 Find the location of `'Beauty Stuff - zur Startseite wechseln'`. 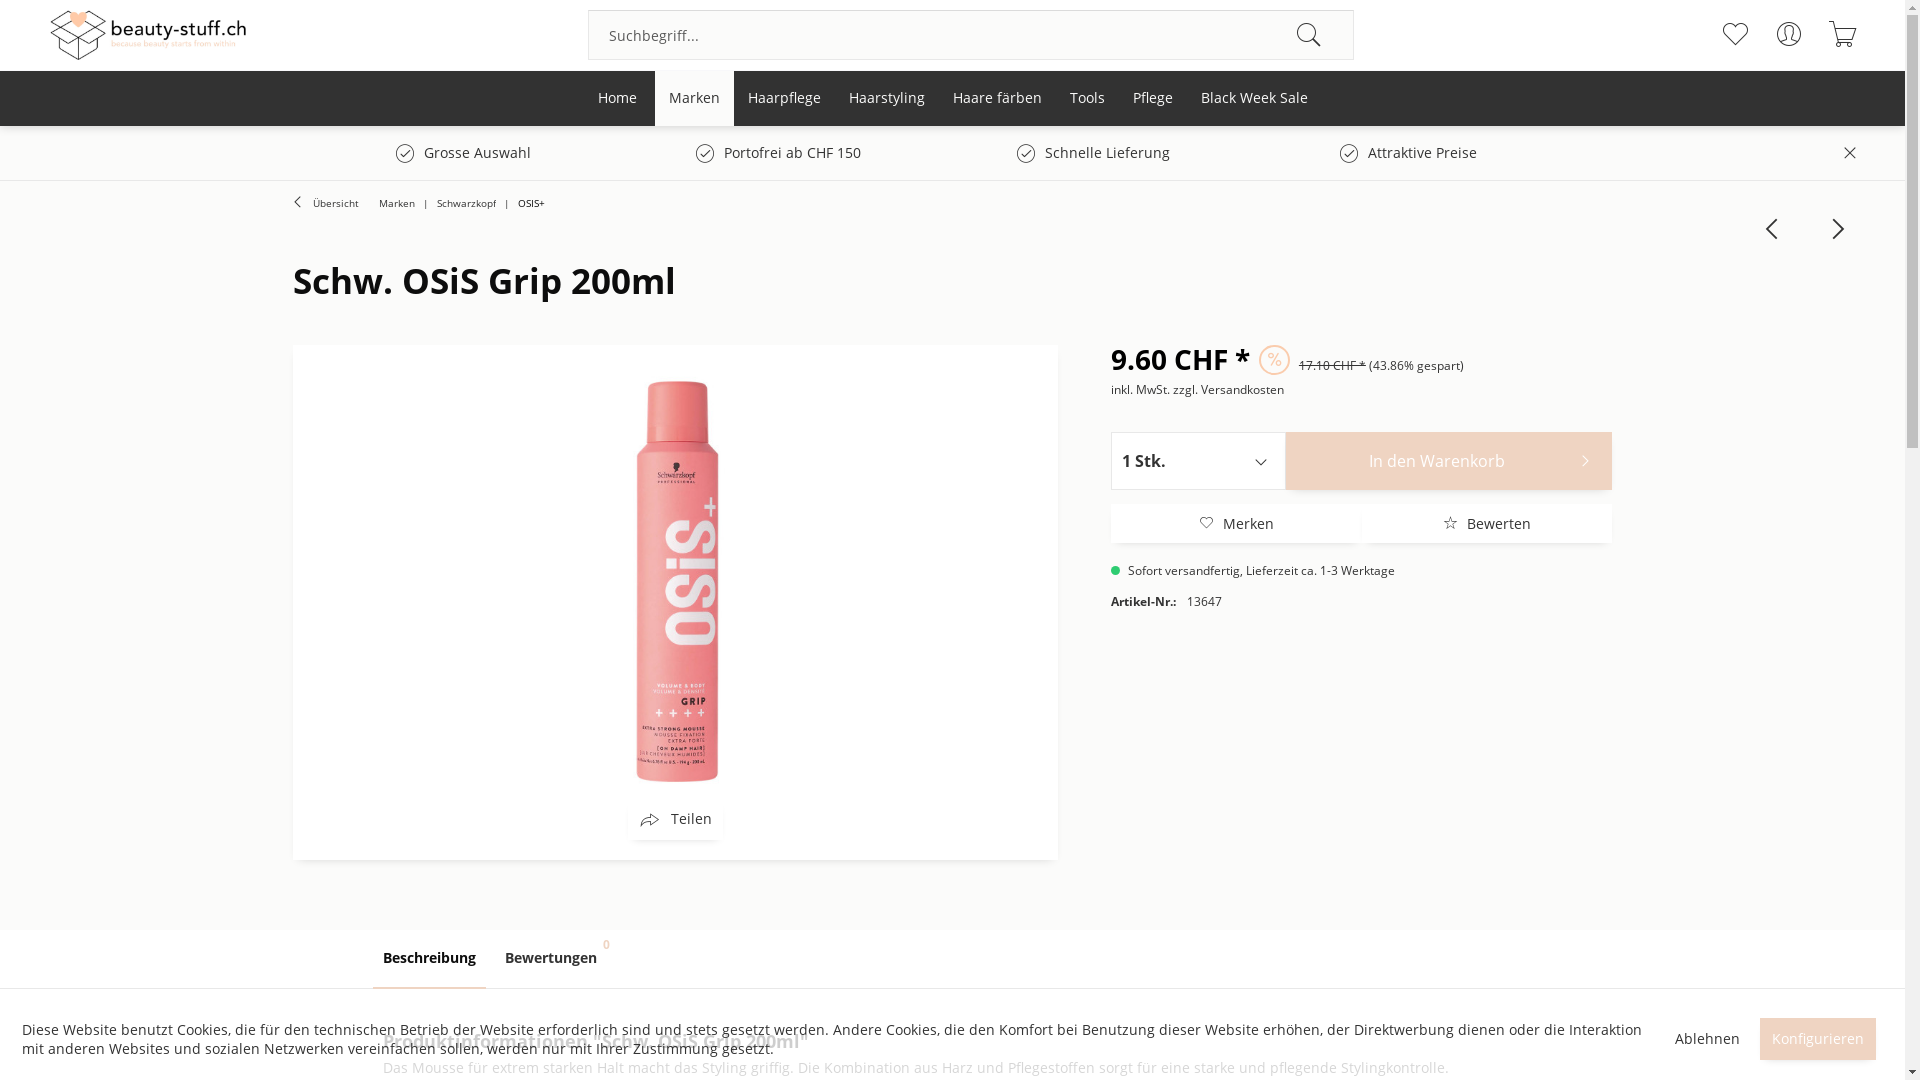

'Beauty Stuff - zur Startseite wechseln' is located at coordinates (147, 34).